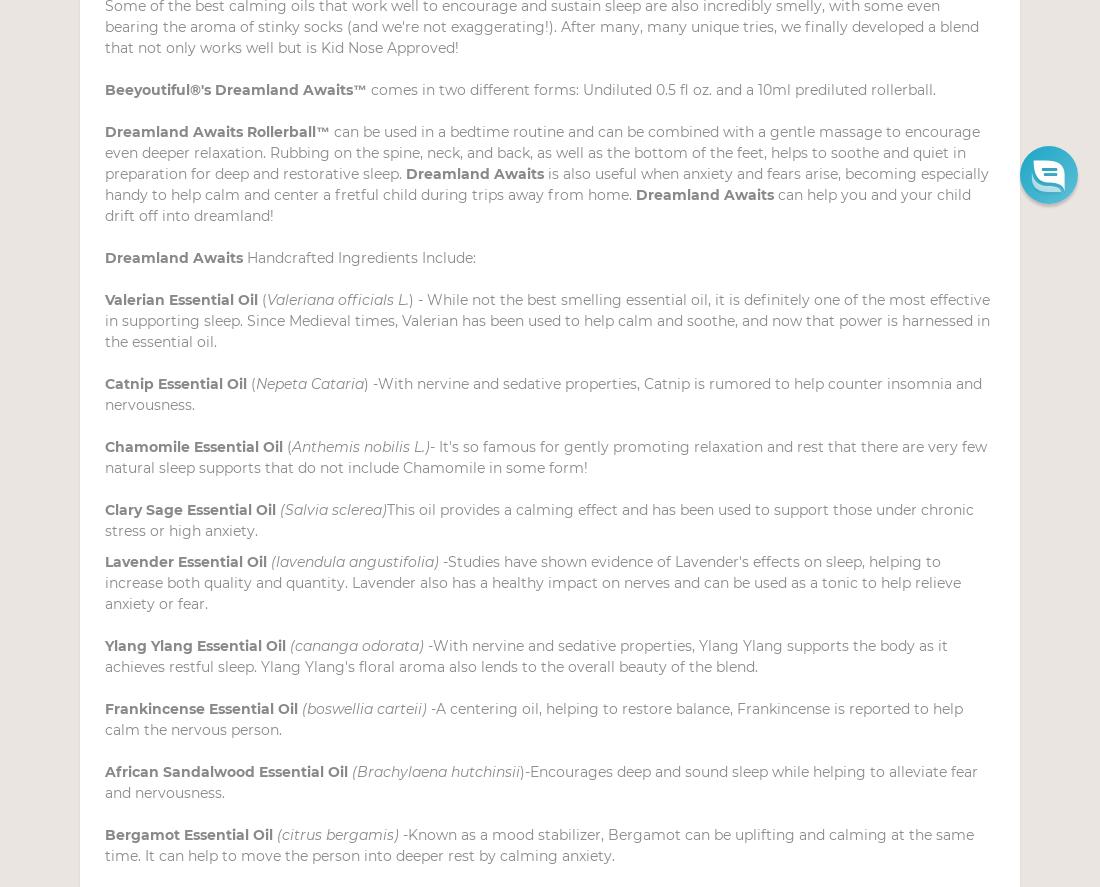  I want to click on '(cananga odorata) -', so click(361, 645).